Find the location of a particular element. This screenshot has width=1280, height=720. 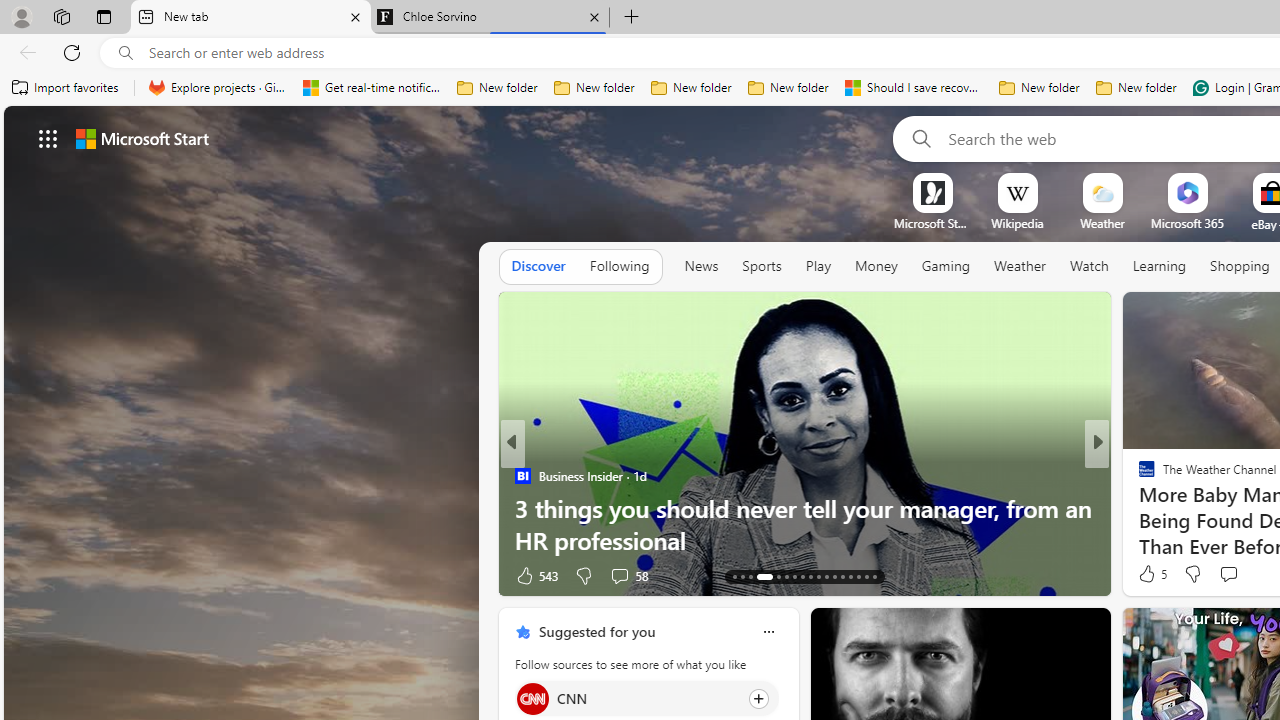

'Sports' is located at coordinates (760, 266).